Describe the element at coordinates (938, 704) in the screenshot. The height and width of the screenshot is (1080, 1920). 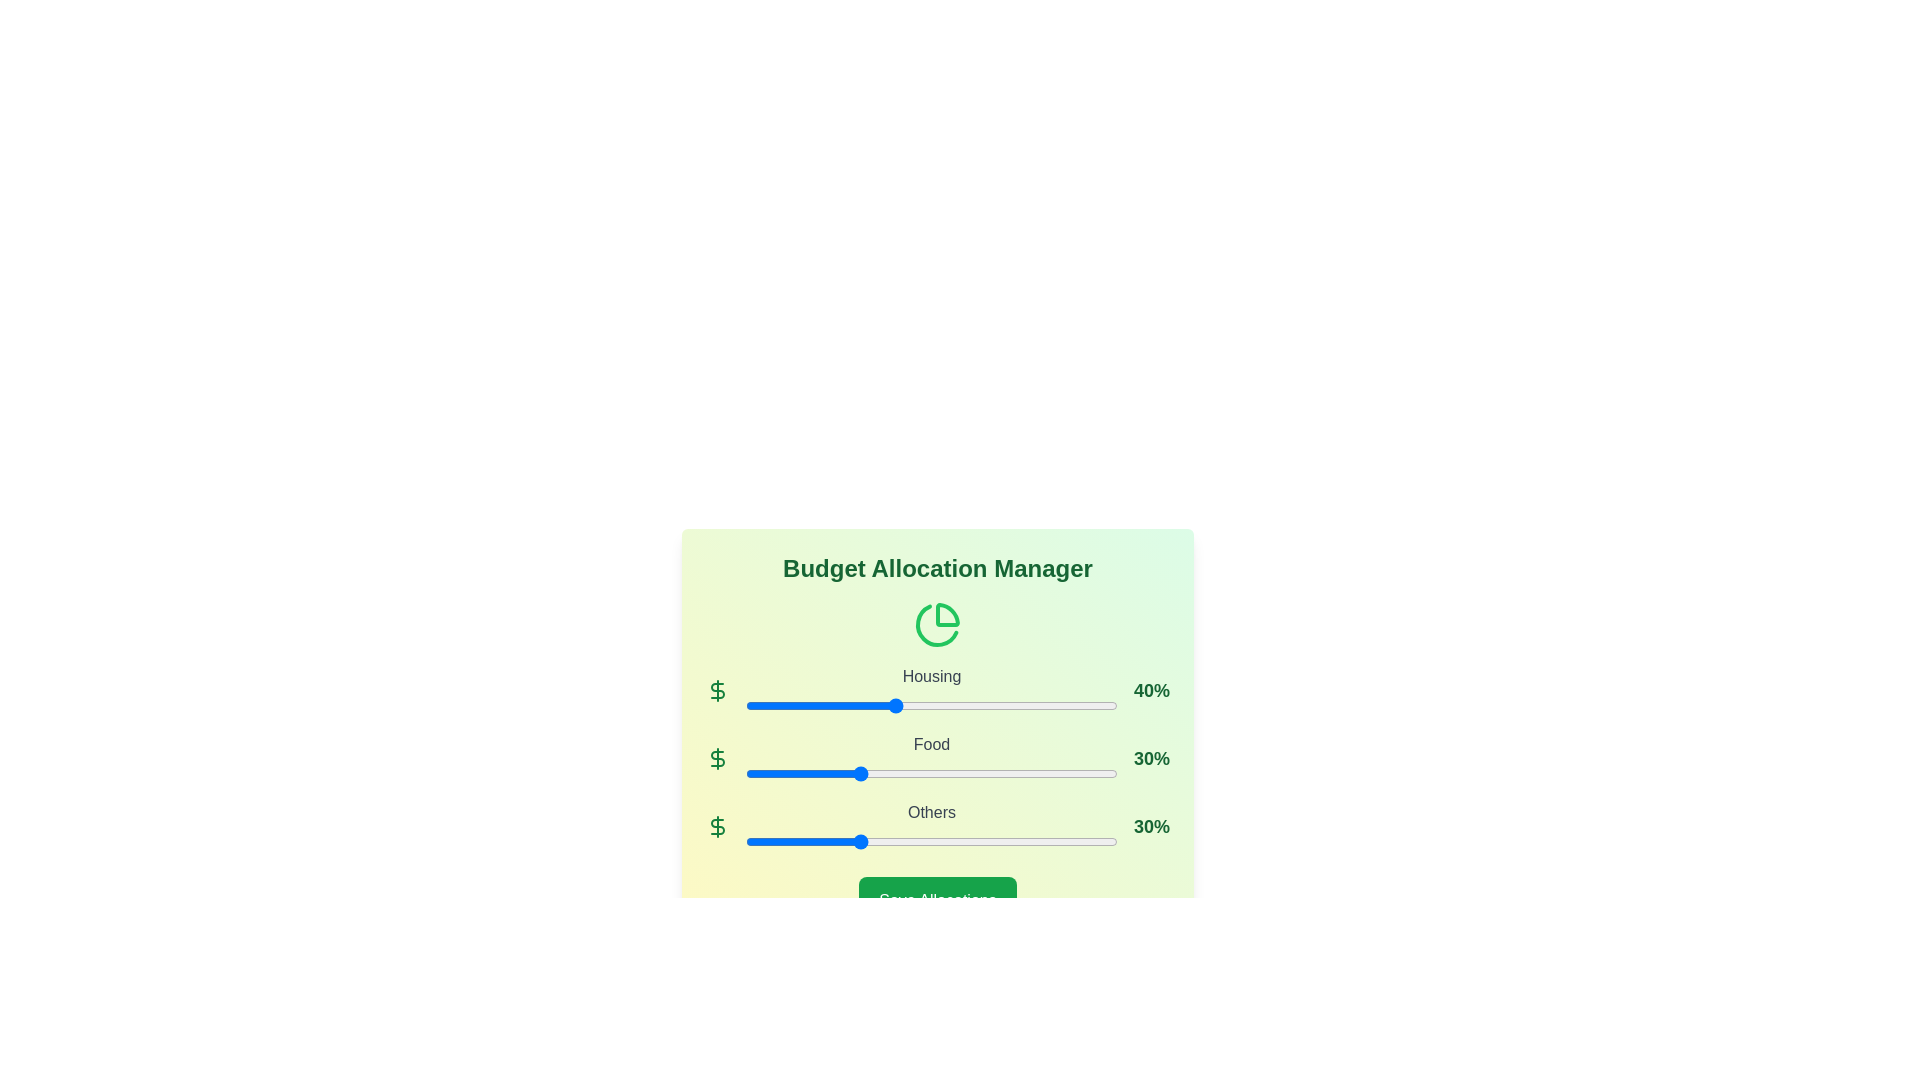
I see `the Housing allocation slider to 52%` at that location.